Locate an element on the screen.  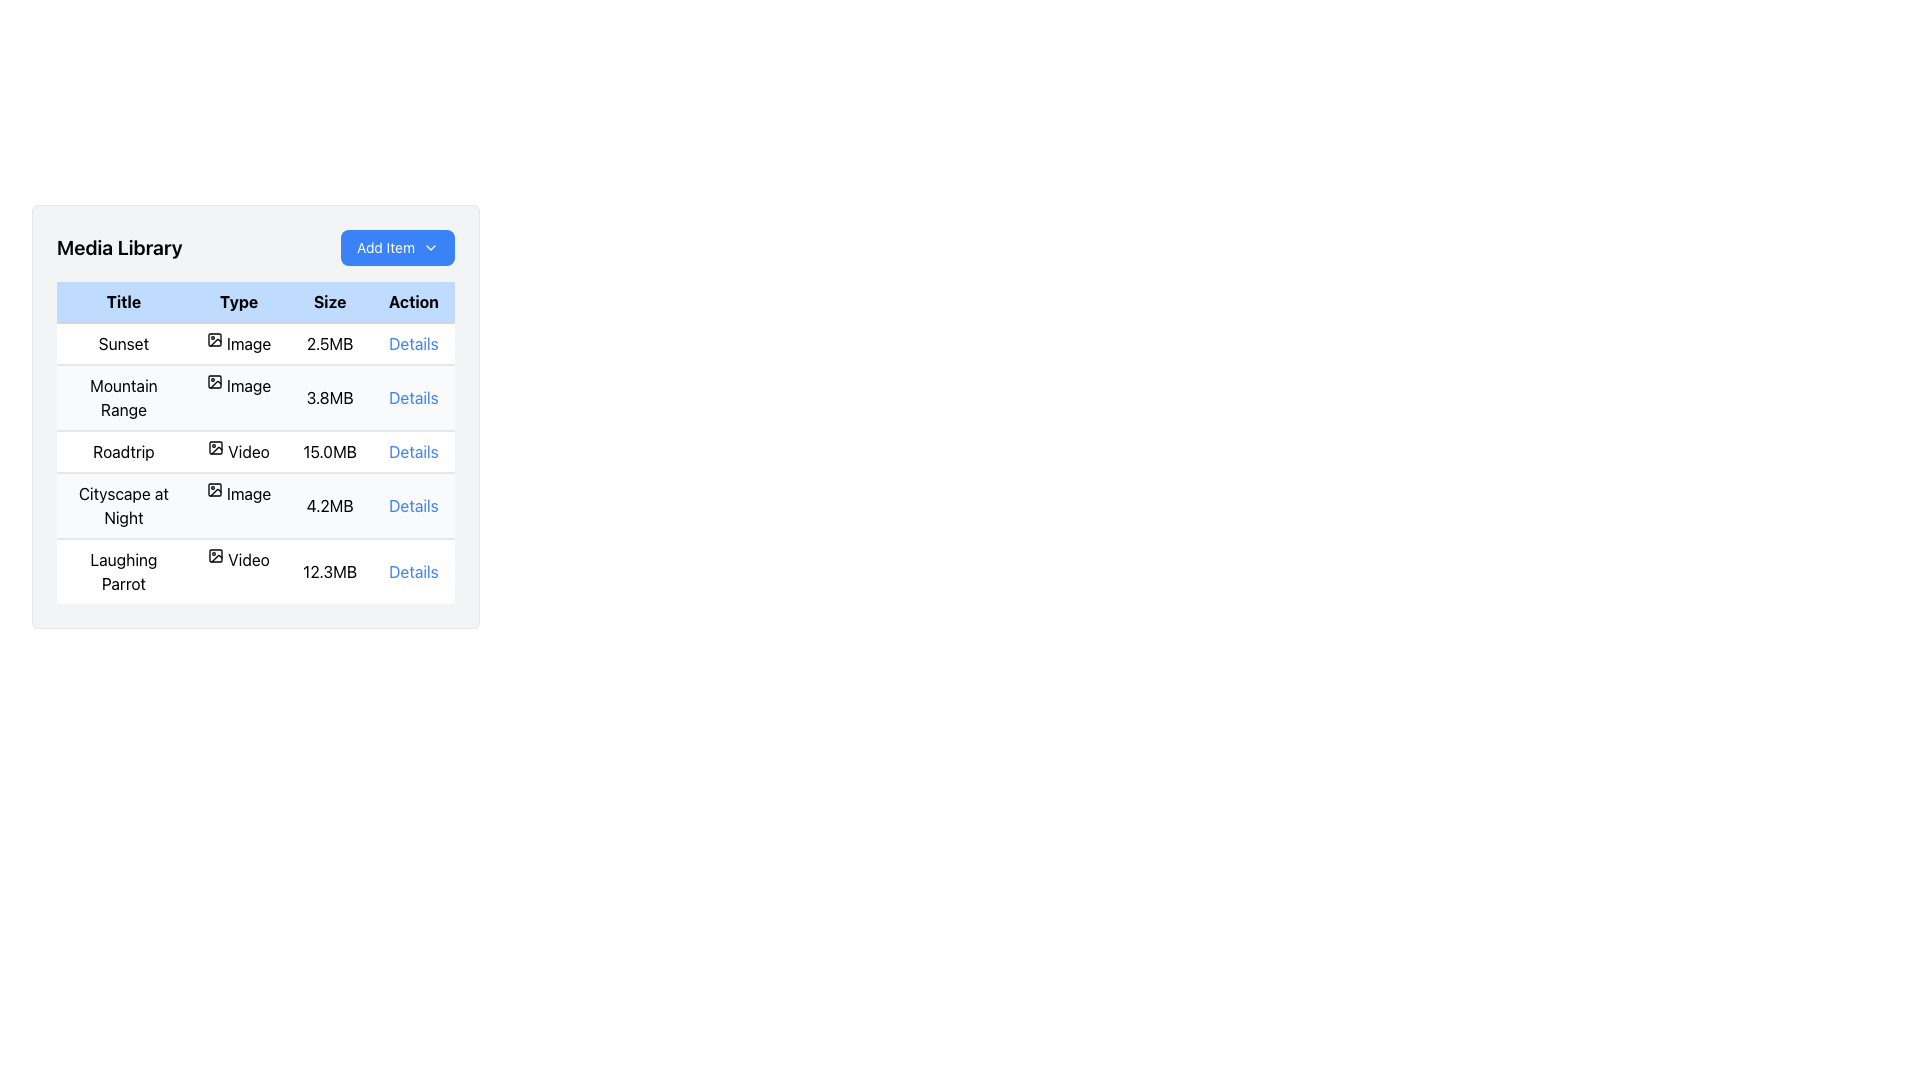
the small black icon styled as an image frame with rounded corners, located in the cell under the 'Type' column of the second row associated with the 'Mountain Range' entry in the 'Title' column is located at coordinates (214, 381).